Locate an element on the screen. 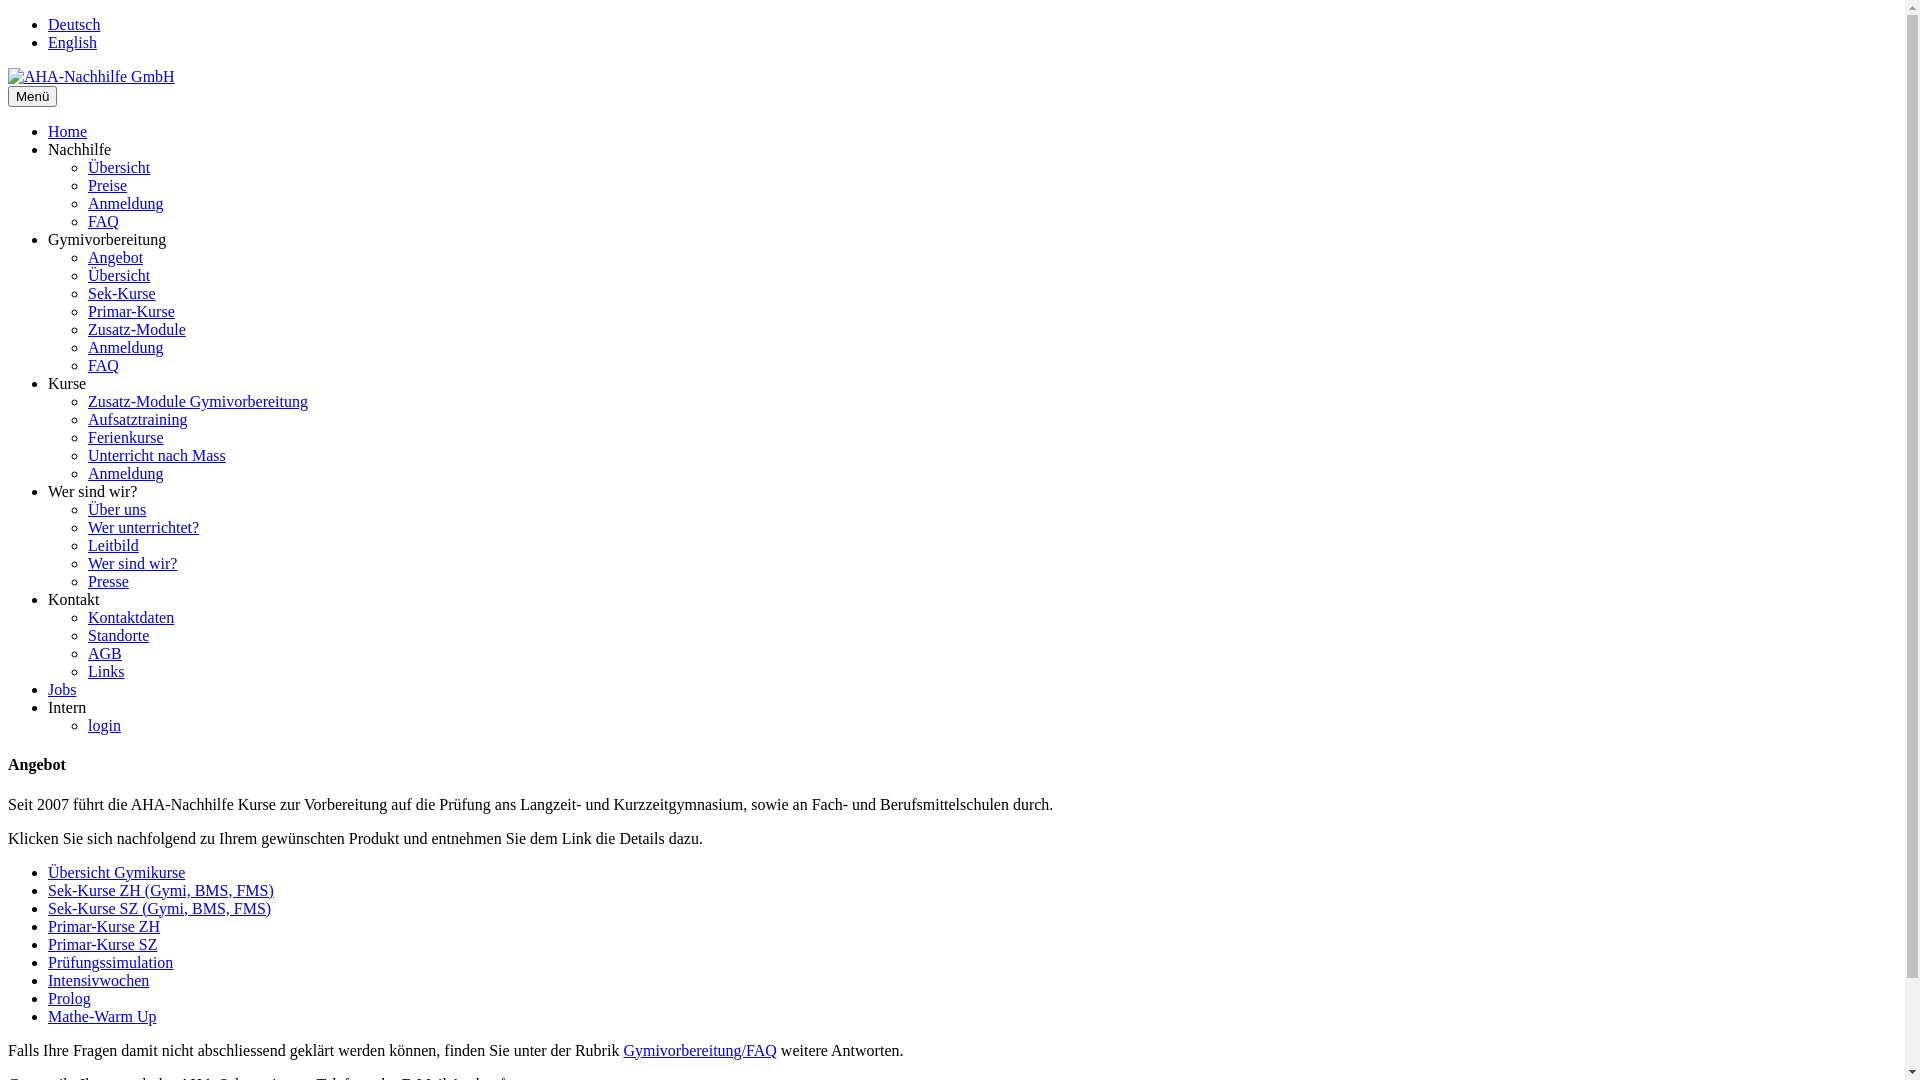 This screenshot has height=1080, width=1920. 'Sek-Kurse SZ (Gymi, BMS, FMS)' is located at coordinates (158, 908).